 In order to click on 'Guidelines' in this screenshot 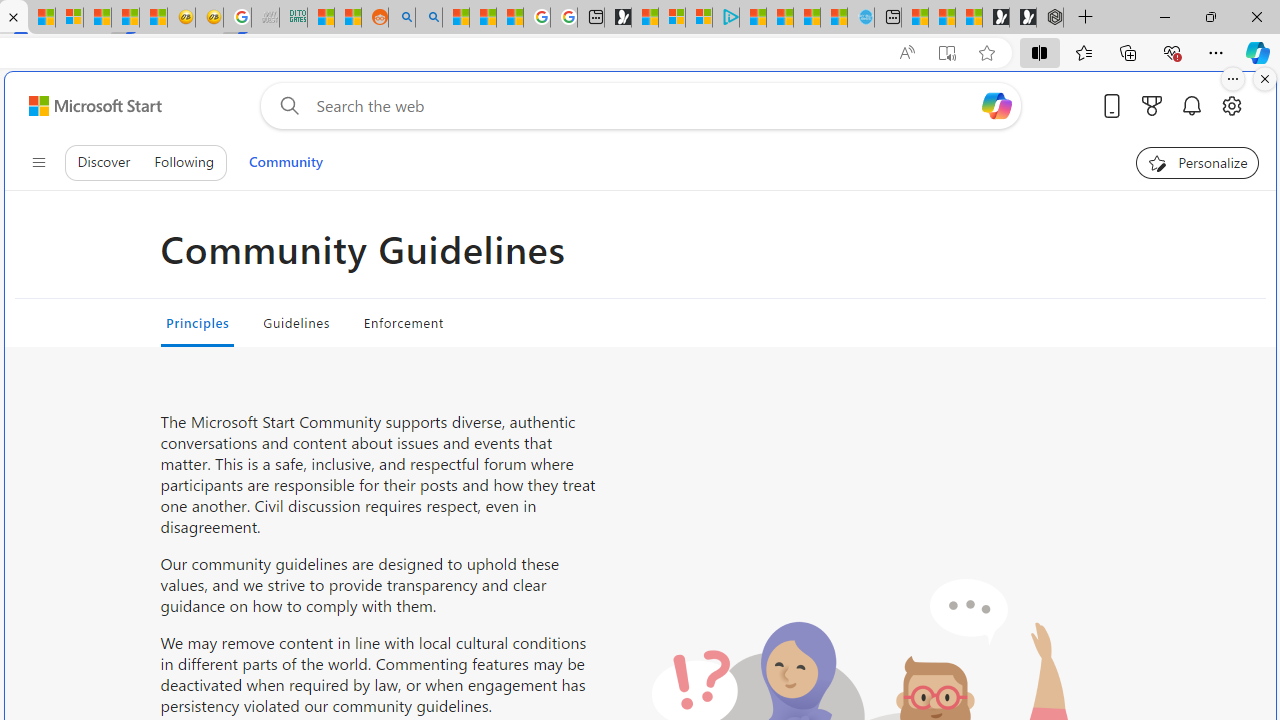, I will do `click(295, 321)`.